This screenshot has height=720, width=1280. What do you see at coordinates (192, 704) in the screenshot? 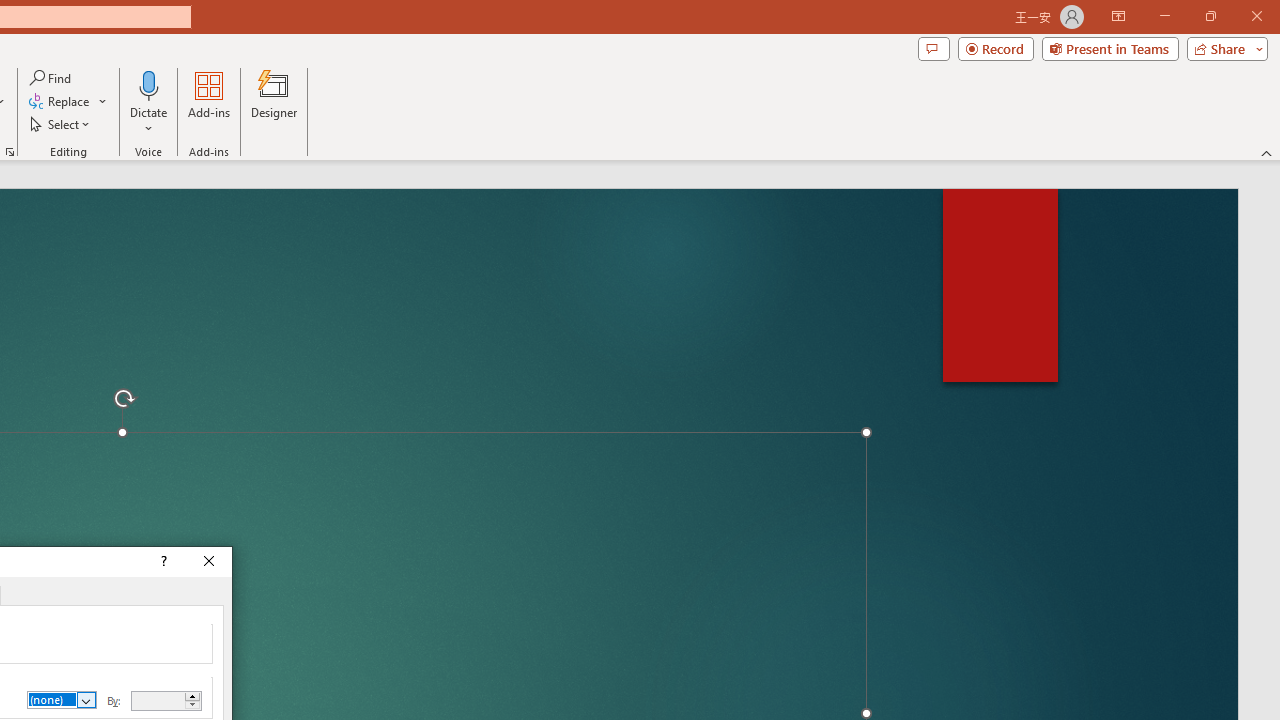
I see `'Less'` at bounding box center [192, 704].